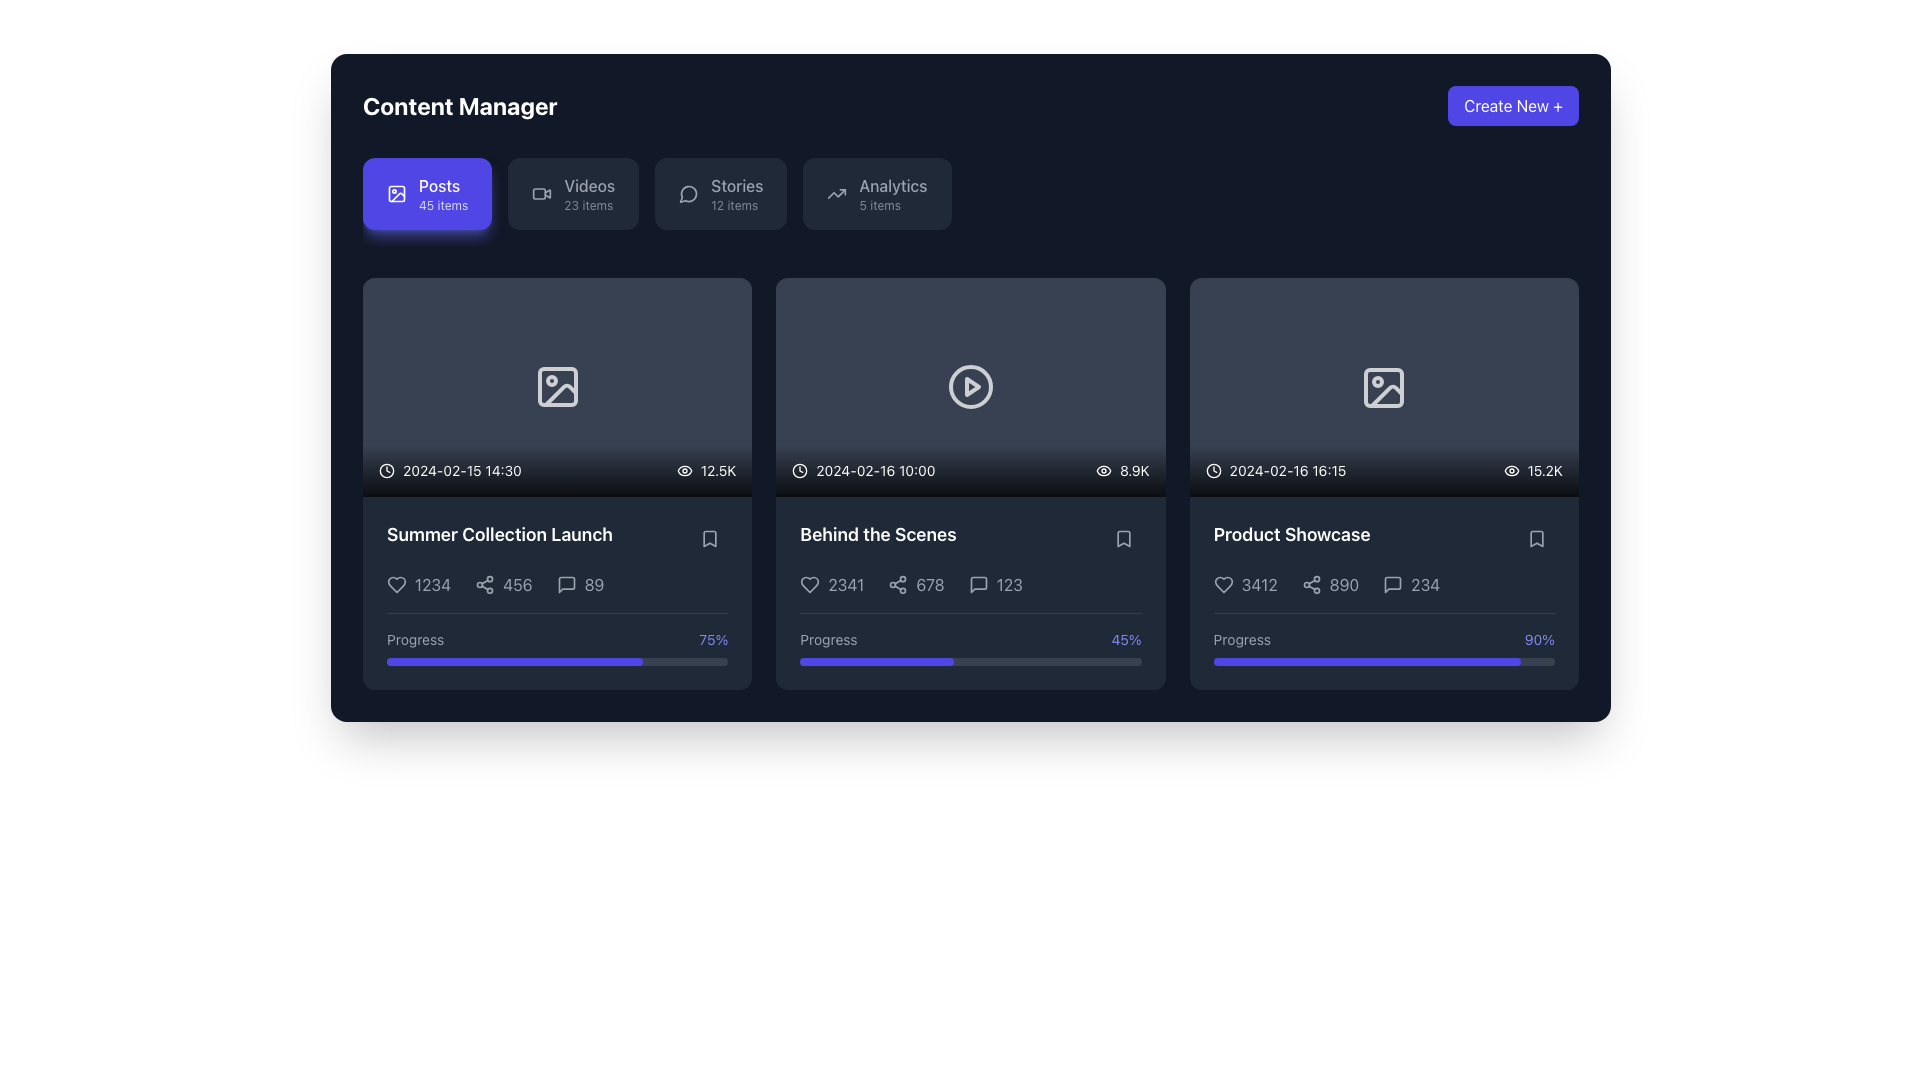 Image resolution: width=1920 pixels, height=1080 pixels. What do you see at coordinates (892, 193) in the screenshot?
I see `the text block displaying analytics information, which is the fourth navigation item in the top menu, positioned to the right of the 'Stories' section` at bounding box center [892, 193].